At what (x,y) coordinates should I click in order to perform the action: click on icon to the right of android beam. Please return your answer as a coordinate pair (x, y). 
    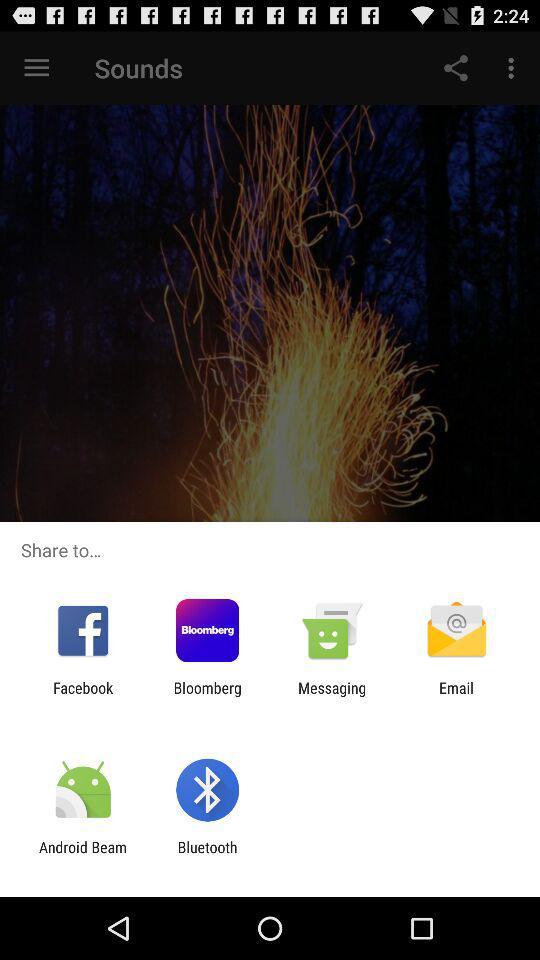
    Looking at the image, I should click on (206, 855).